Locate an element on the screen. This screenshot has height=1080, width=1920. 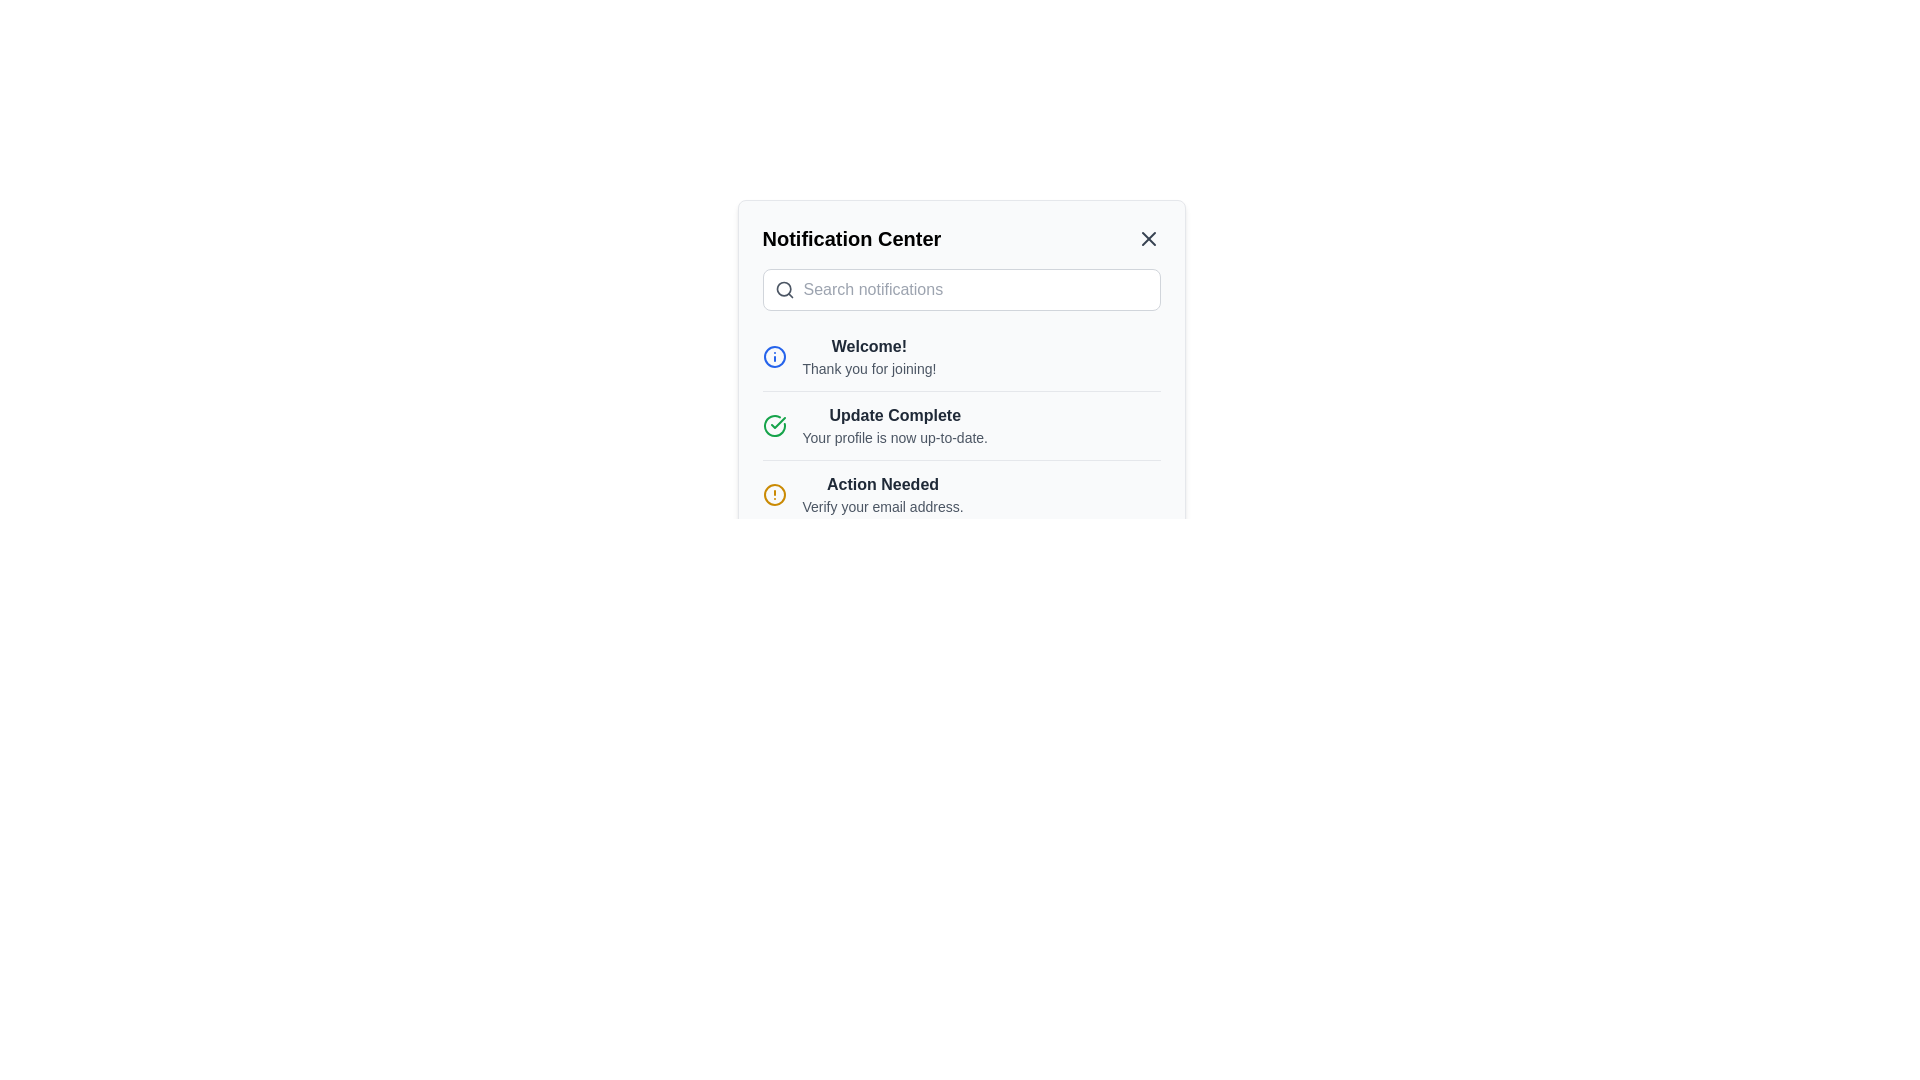
the blue outlined circular SVG element representing information in the Notification Center is located at coordinates (773, 356).